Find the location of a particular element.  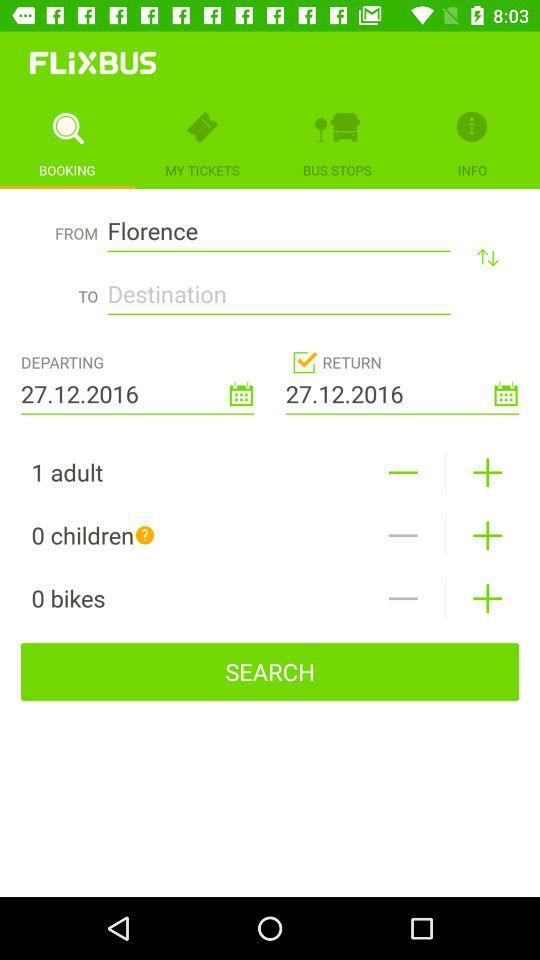

the bike quantity is located at coordinates (403, 598).